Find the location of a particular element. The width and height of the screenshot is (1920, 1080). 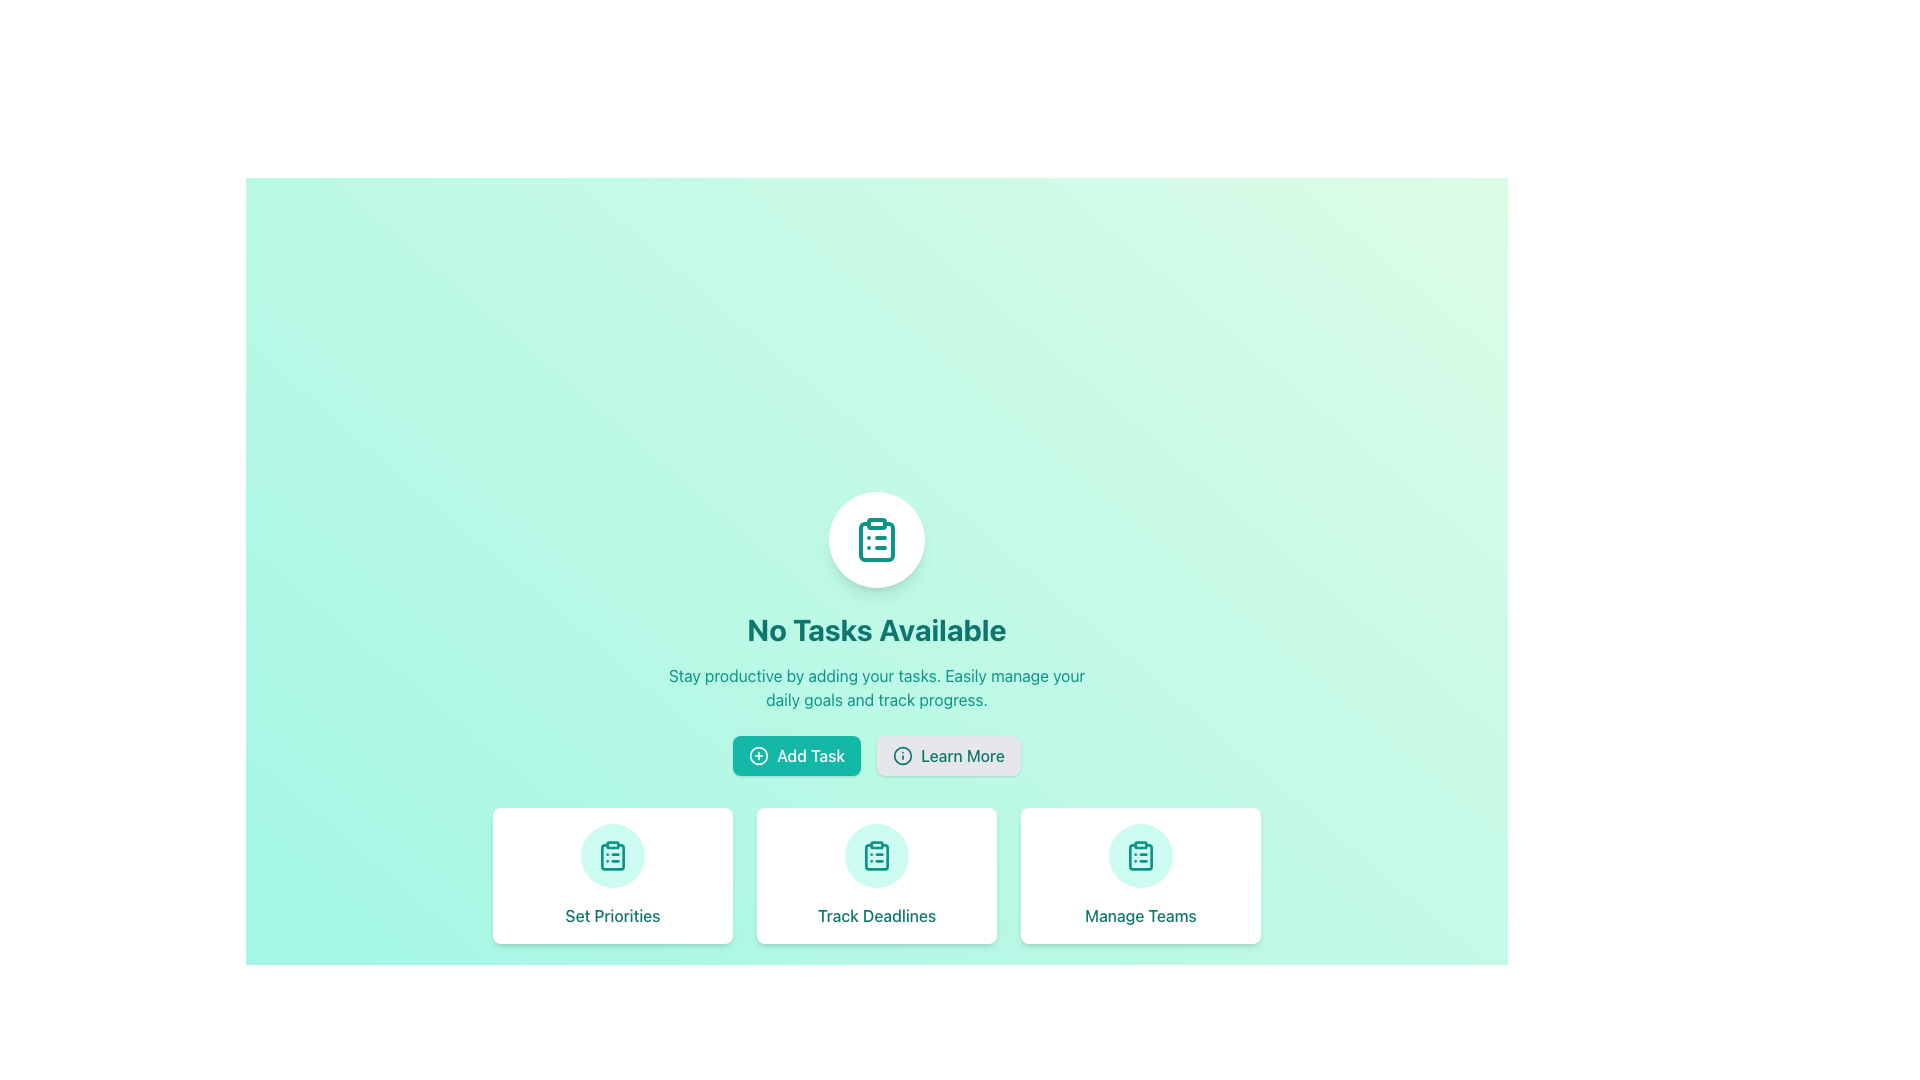

the circular icon component that represents the 'Add Task' functionality, located to the left of the 'Add Task' button beneath 'No Tasks Available' is located at coordinates (758, 756).